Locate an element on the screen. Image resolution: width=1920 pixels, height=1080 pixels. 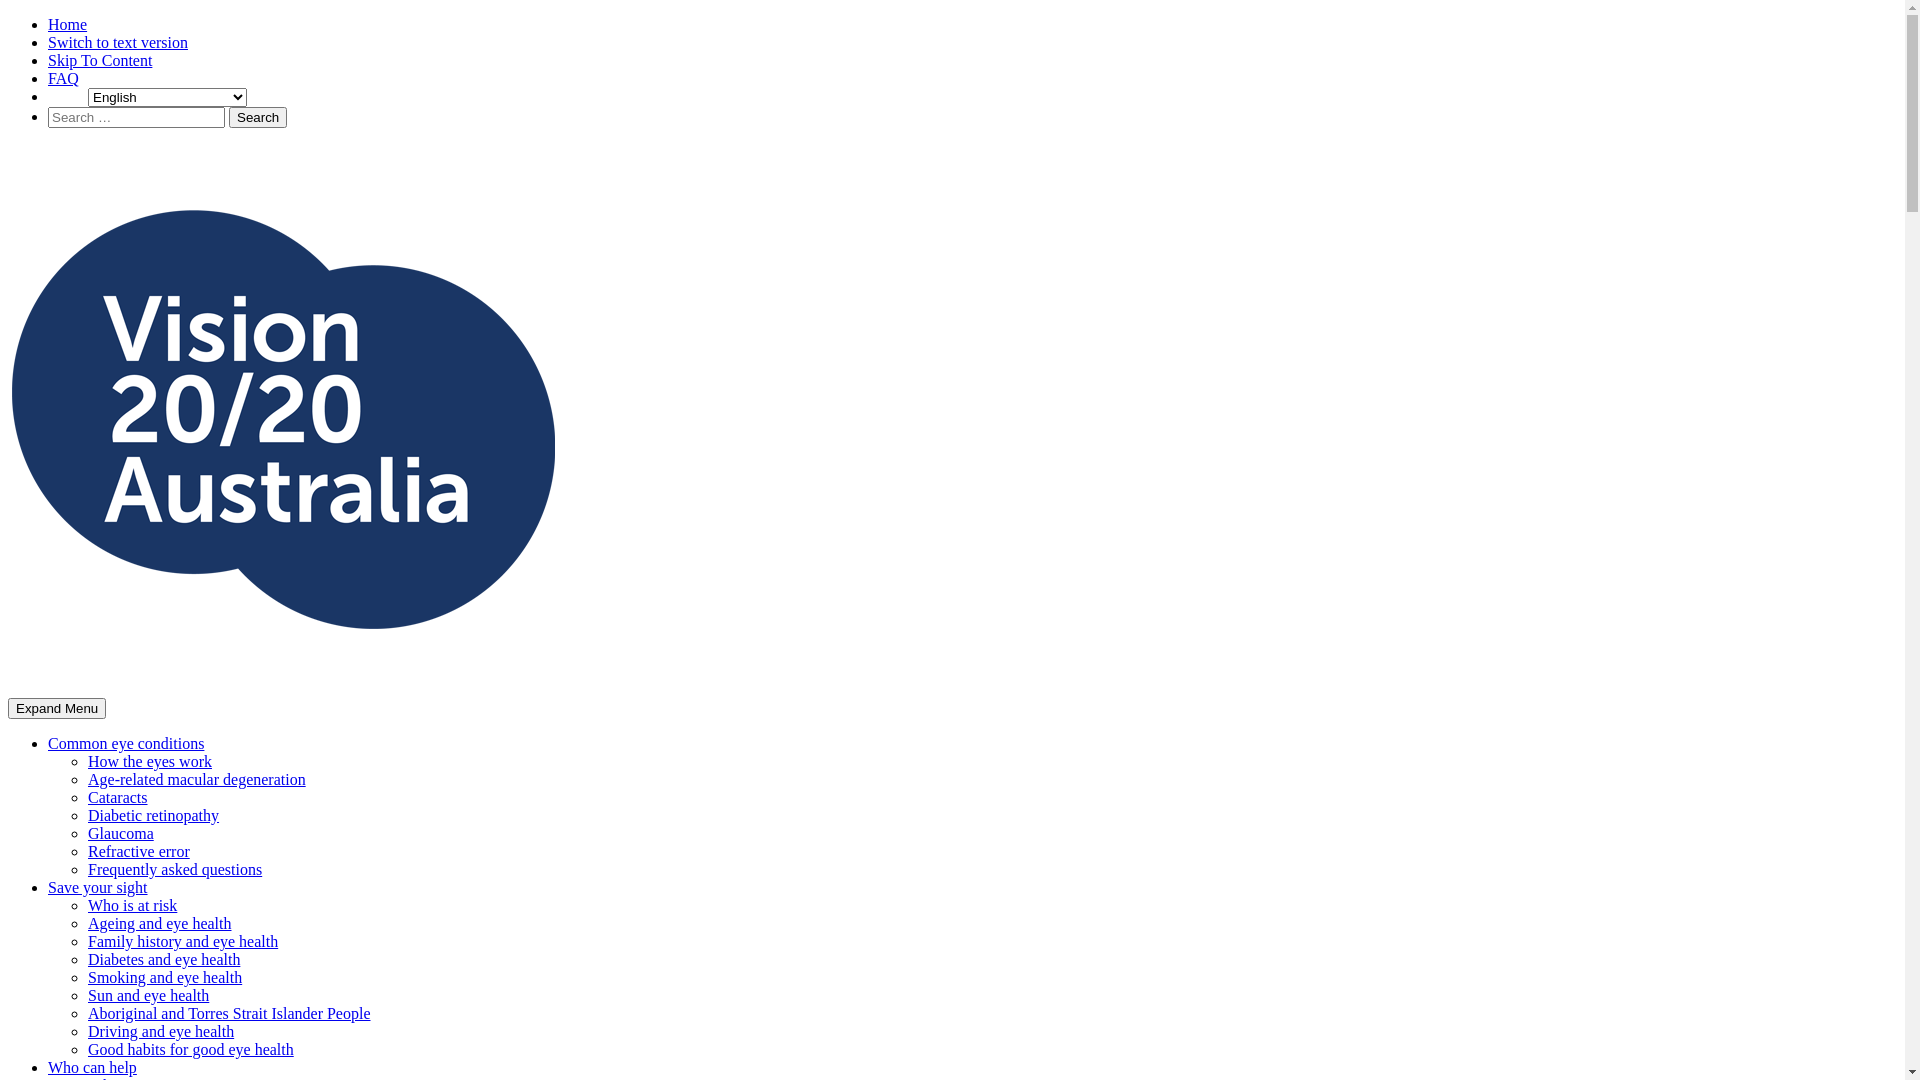
'Diabetic retinopathy' is located at coordinates (152, 815).